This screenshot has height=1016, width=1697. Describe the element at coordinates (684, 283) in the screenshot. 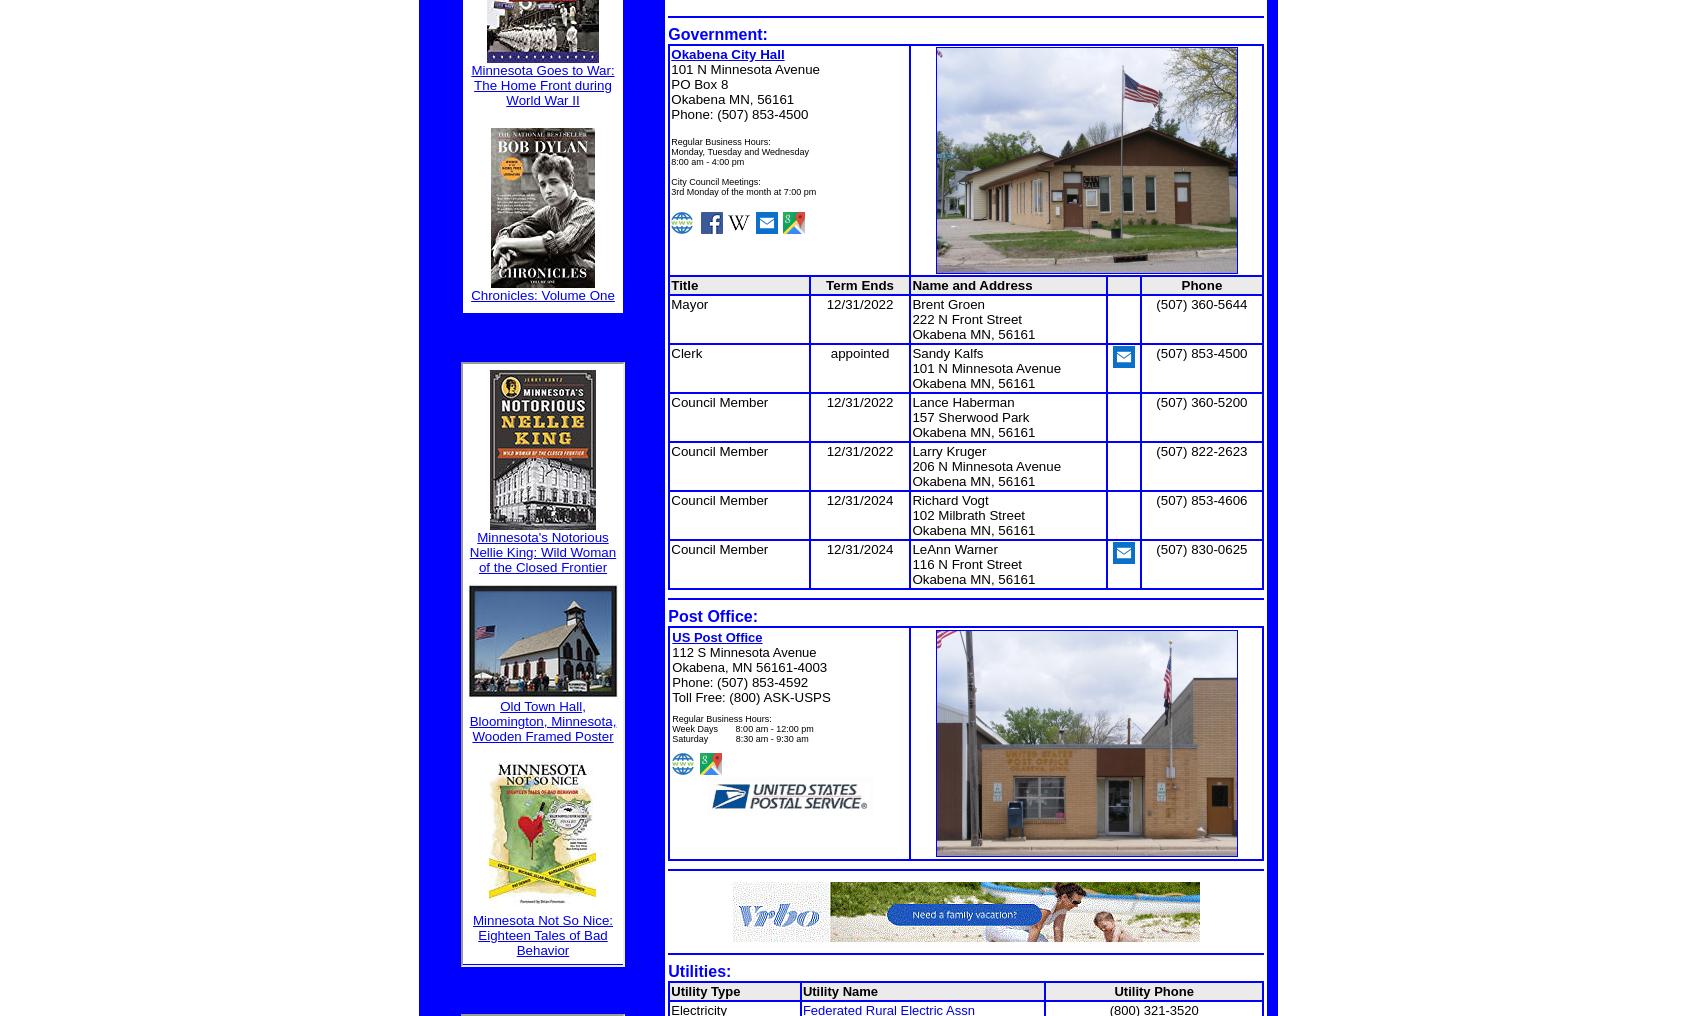

I see `'Title'` at that location.